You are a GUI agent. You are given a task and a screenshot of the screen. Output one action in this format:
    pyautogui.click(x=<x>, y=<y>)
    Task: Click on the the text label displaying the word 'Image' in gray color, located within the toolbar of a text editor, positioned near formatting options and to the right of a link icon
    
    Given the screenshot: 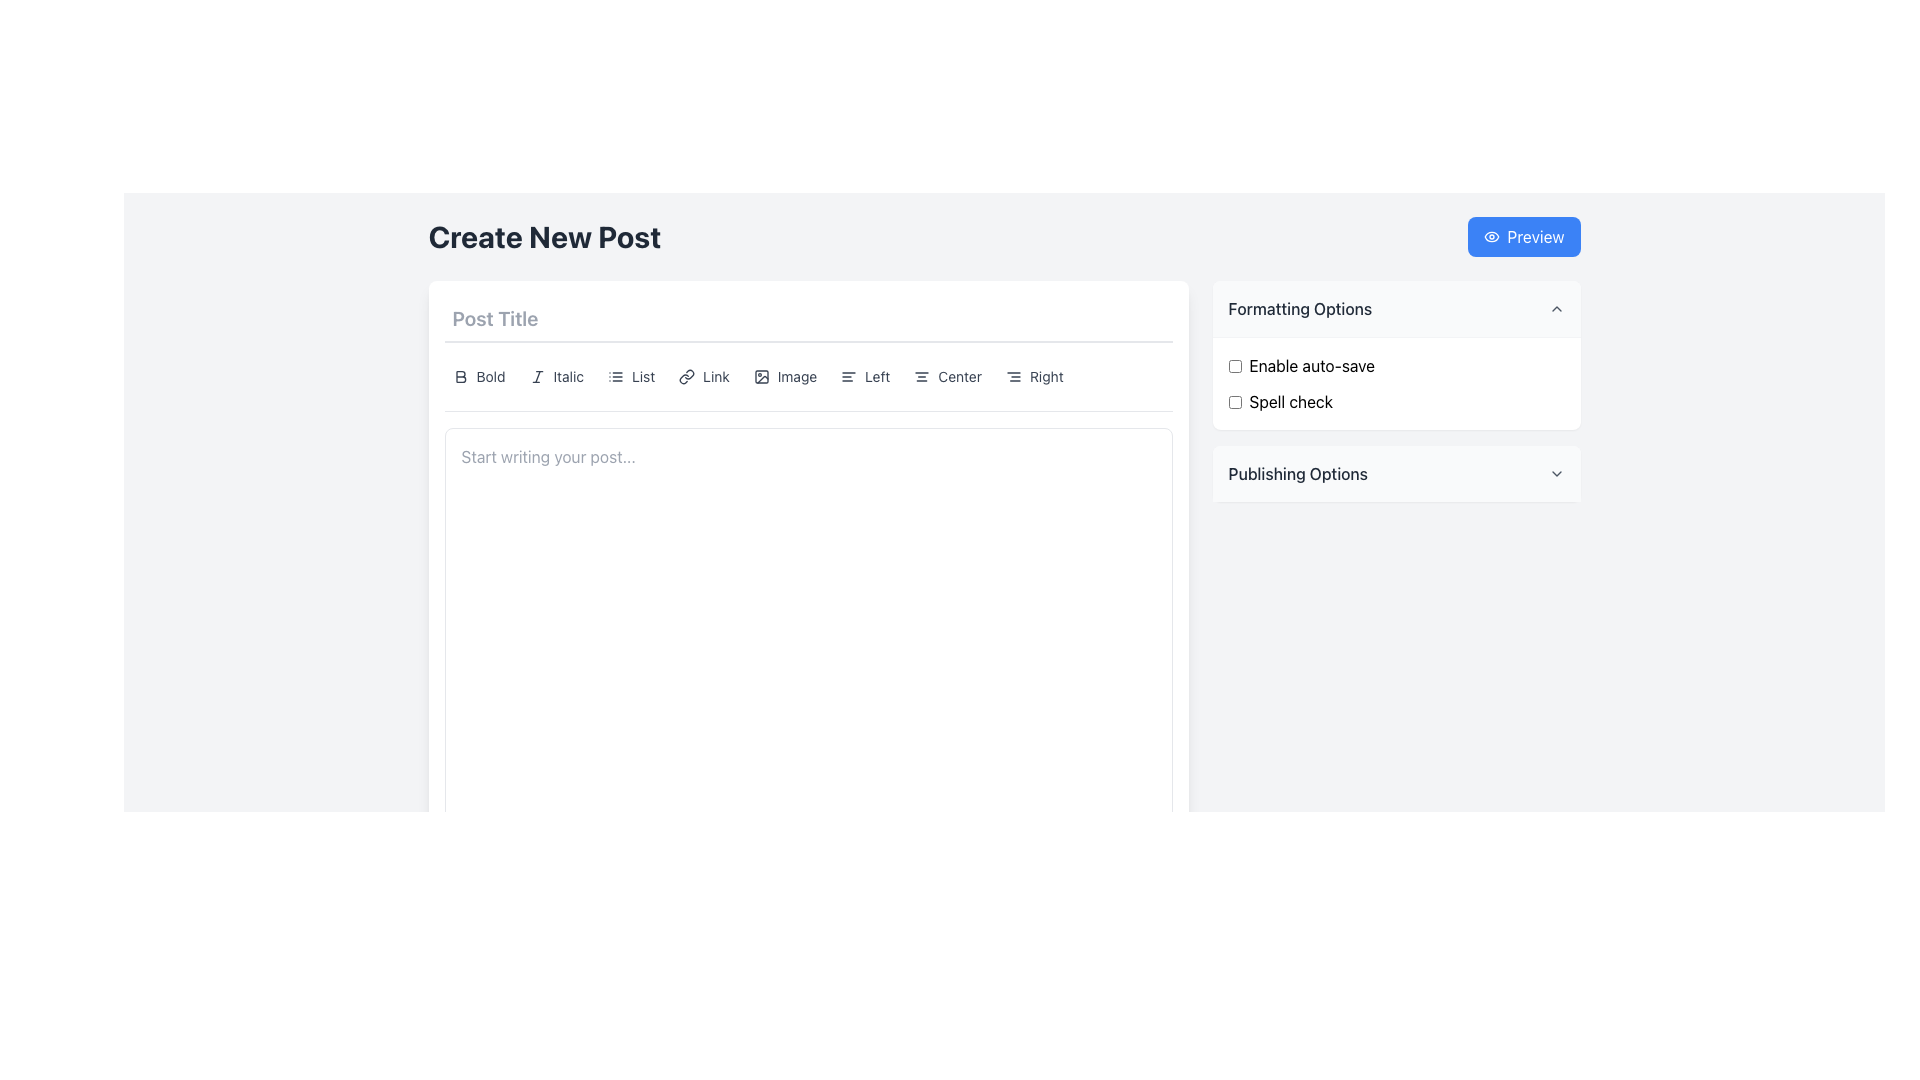 What is the action you would take?
    pyautogui.click(x=796, y=377)
    